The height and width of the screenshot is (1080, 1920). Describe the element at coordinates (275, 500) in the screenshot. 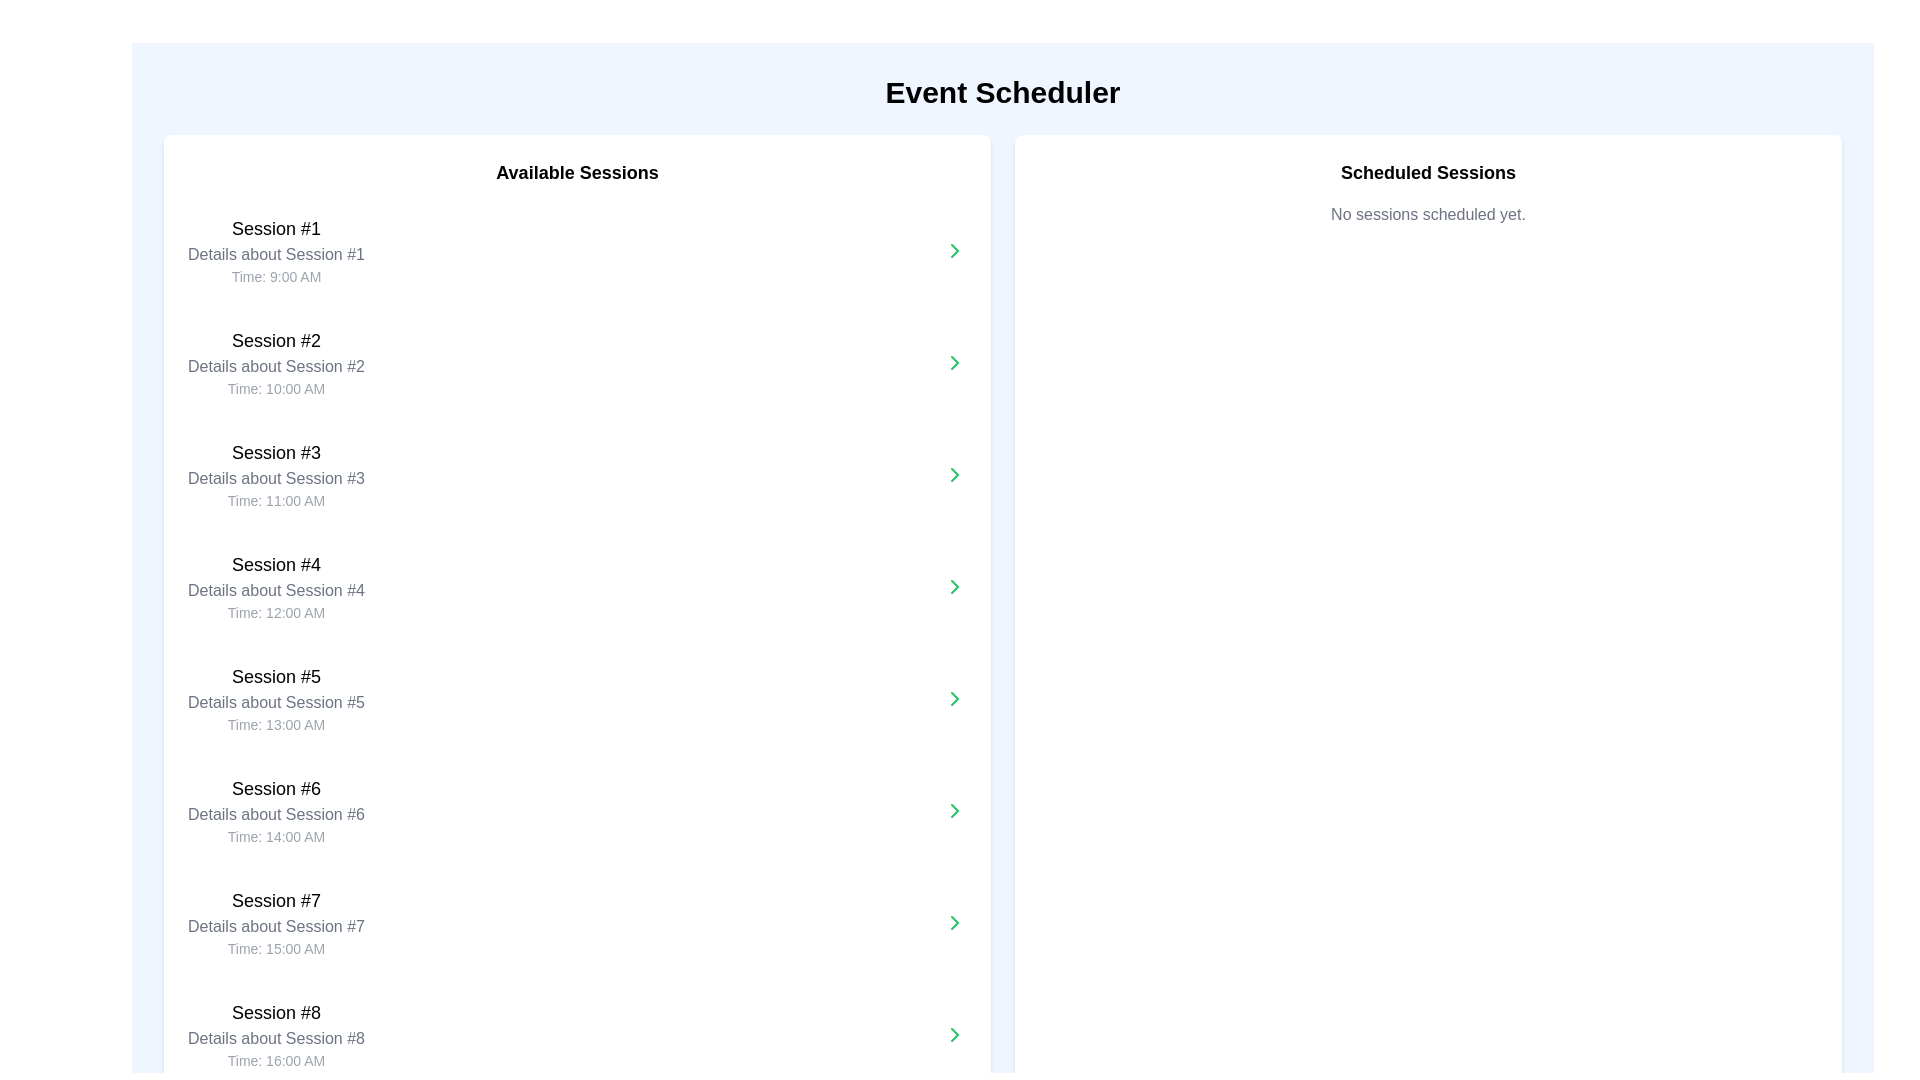

I see `the text label displaying 'Time: 11:00 AM' located beneath 'Session #3' in the 'Available Sessions' section` at that location.